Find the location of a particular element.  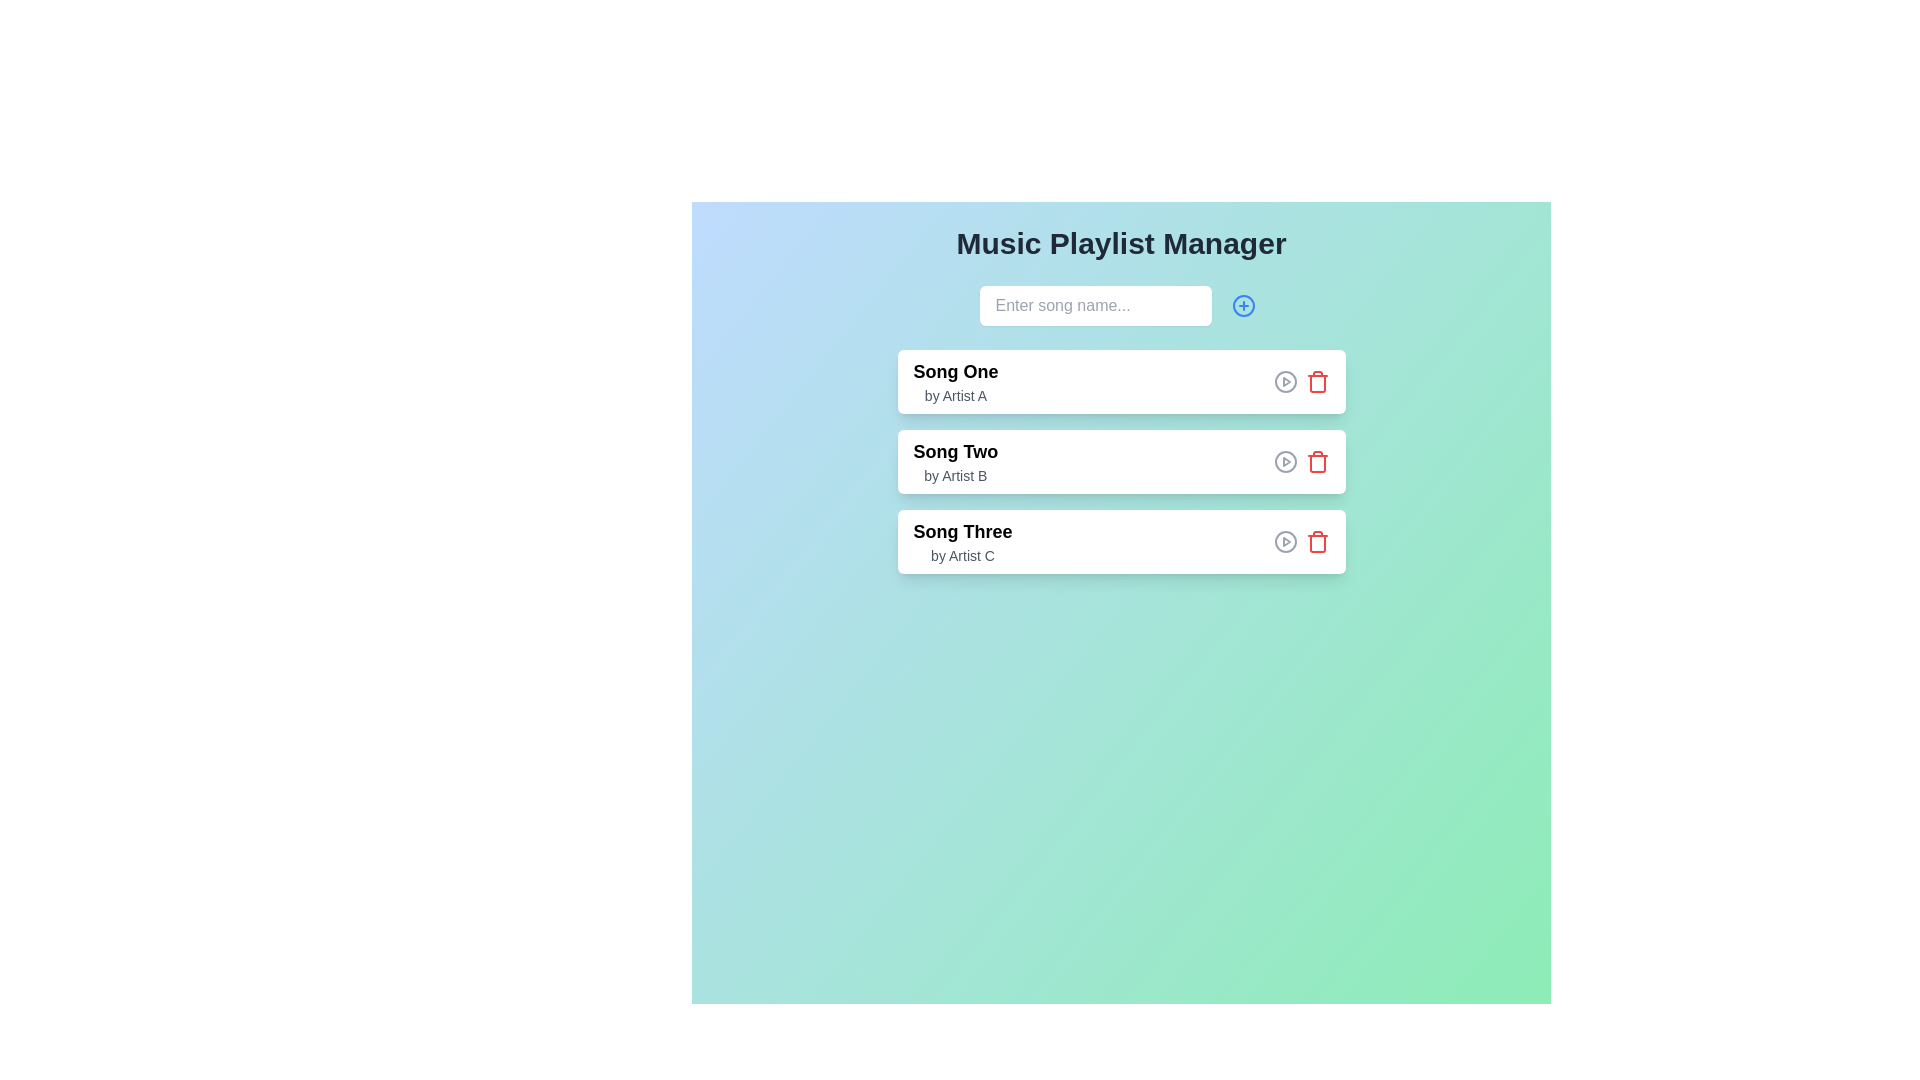

the button in the top right corner of the first song entry in the playlist to provide visual feedback is located at coordinates (1317, 381).